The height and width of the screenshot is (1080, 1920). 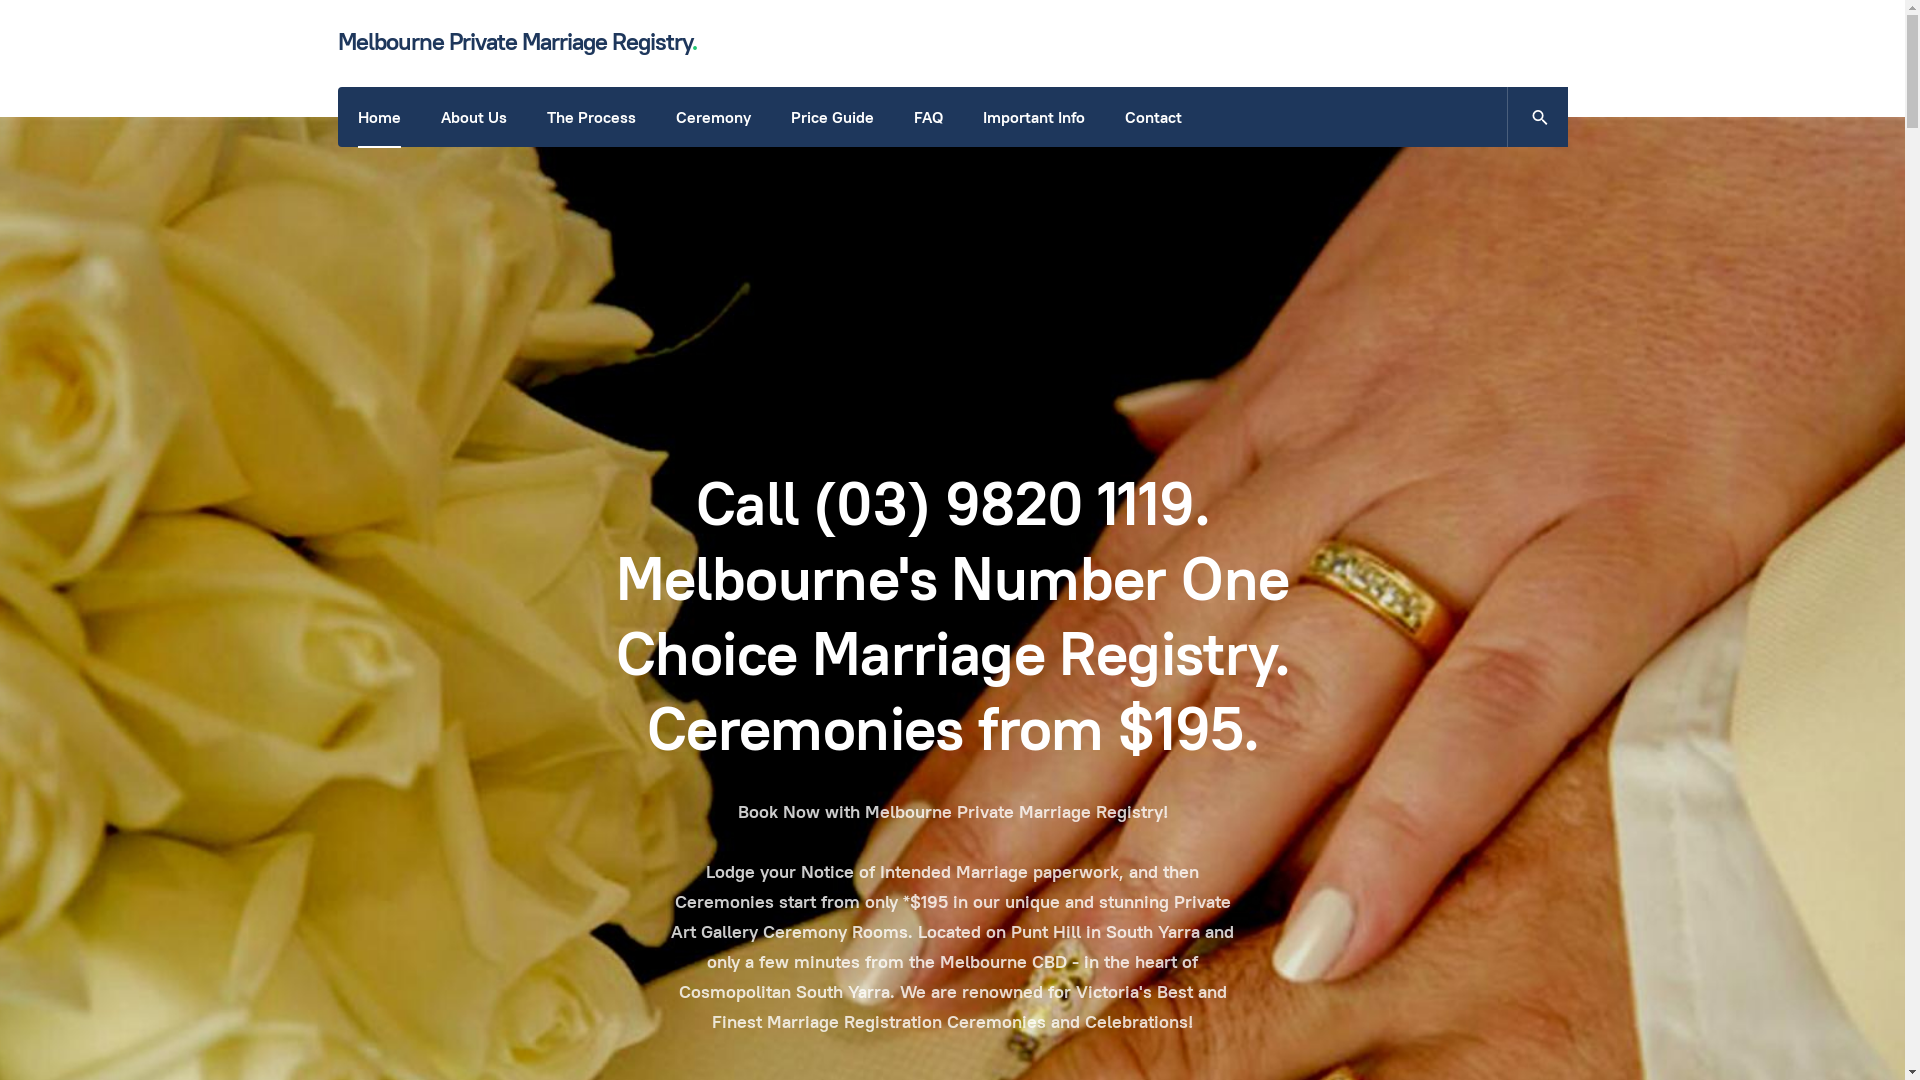 What do you see at coordinates (831, 116) in the screenshot?
I see `'Price Guide'` at bounding box center [831, 116].